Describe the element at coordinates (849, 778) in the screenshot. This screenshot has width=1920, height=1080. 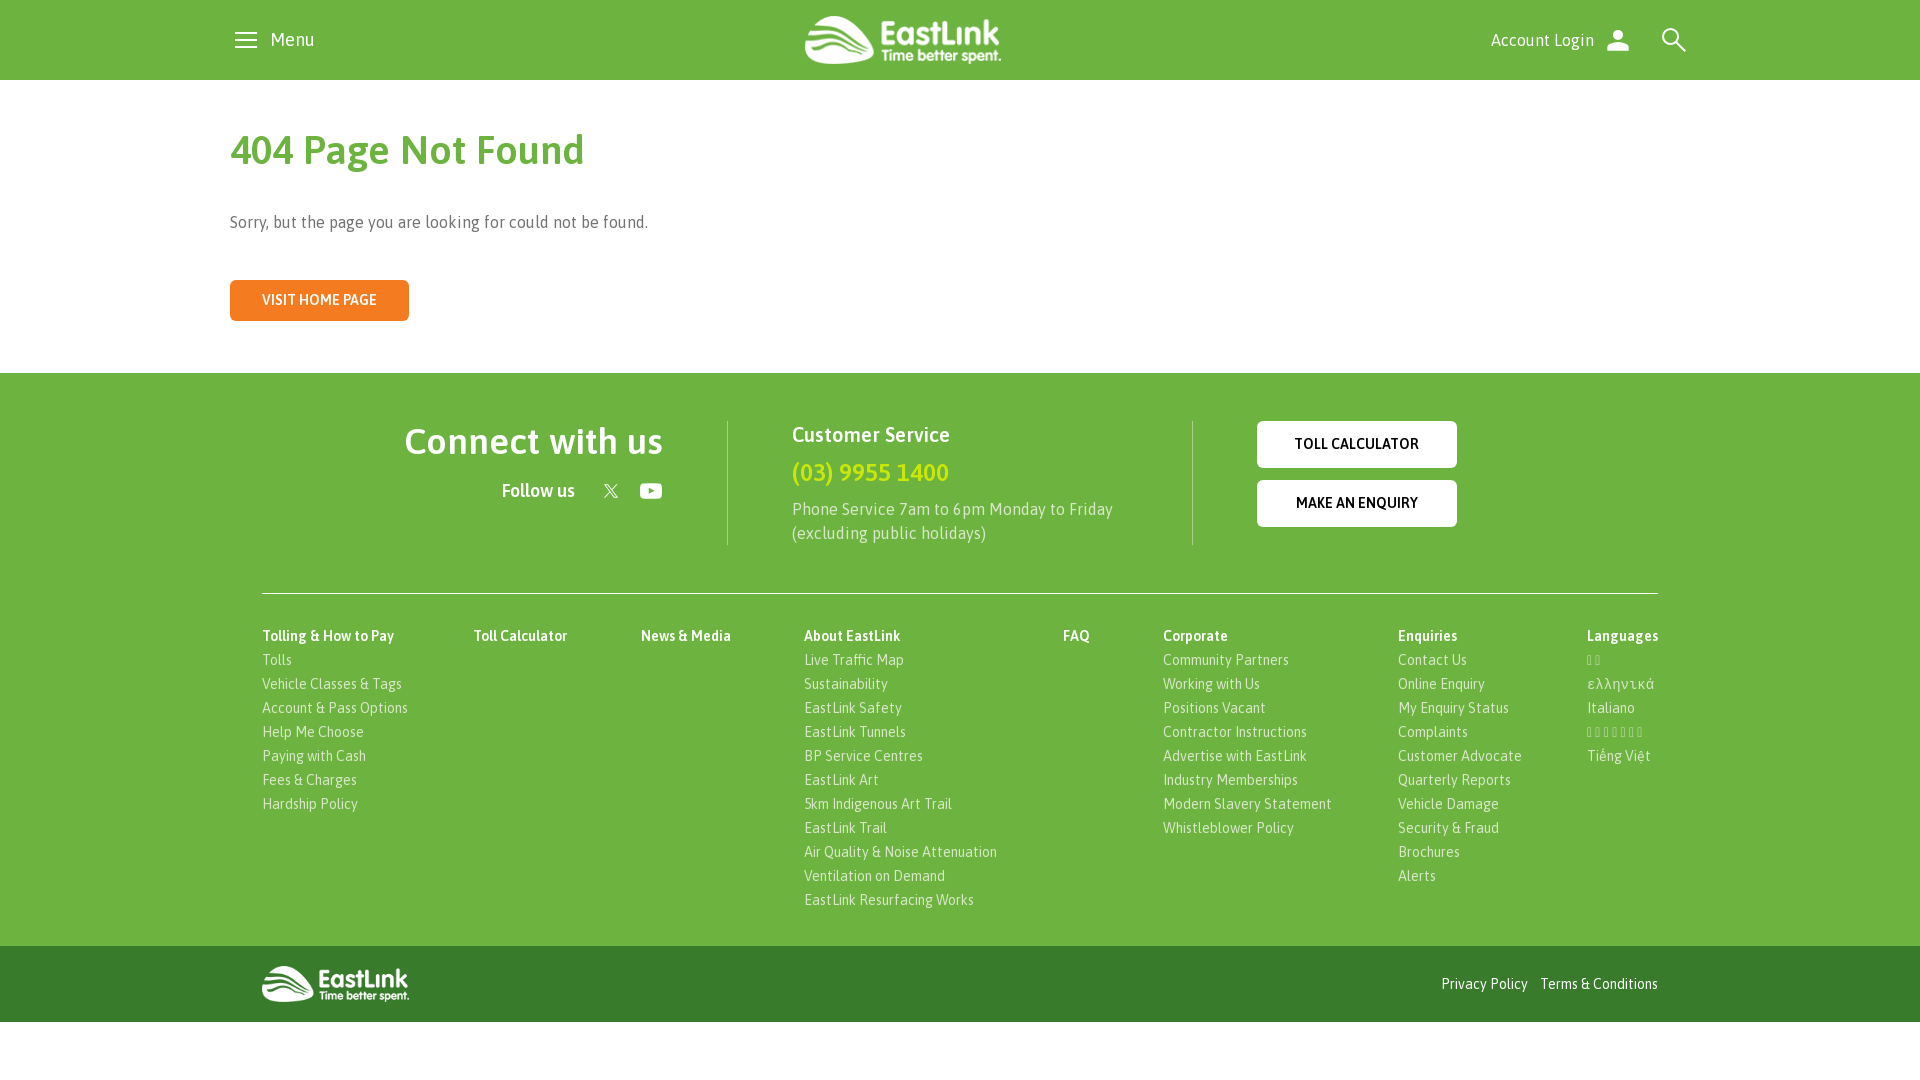
I see `'EastLink Art'` at that location.